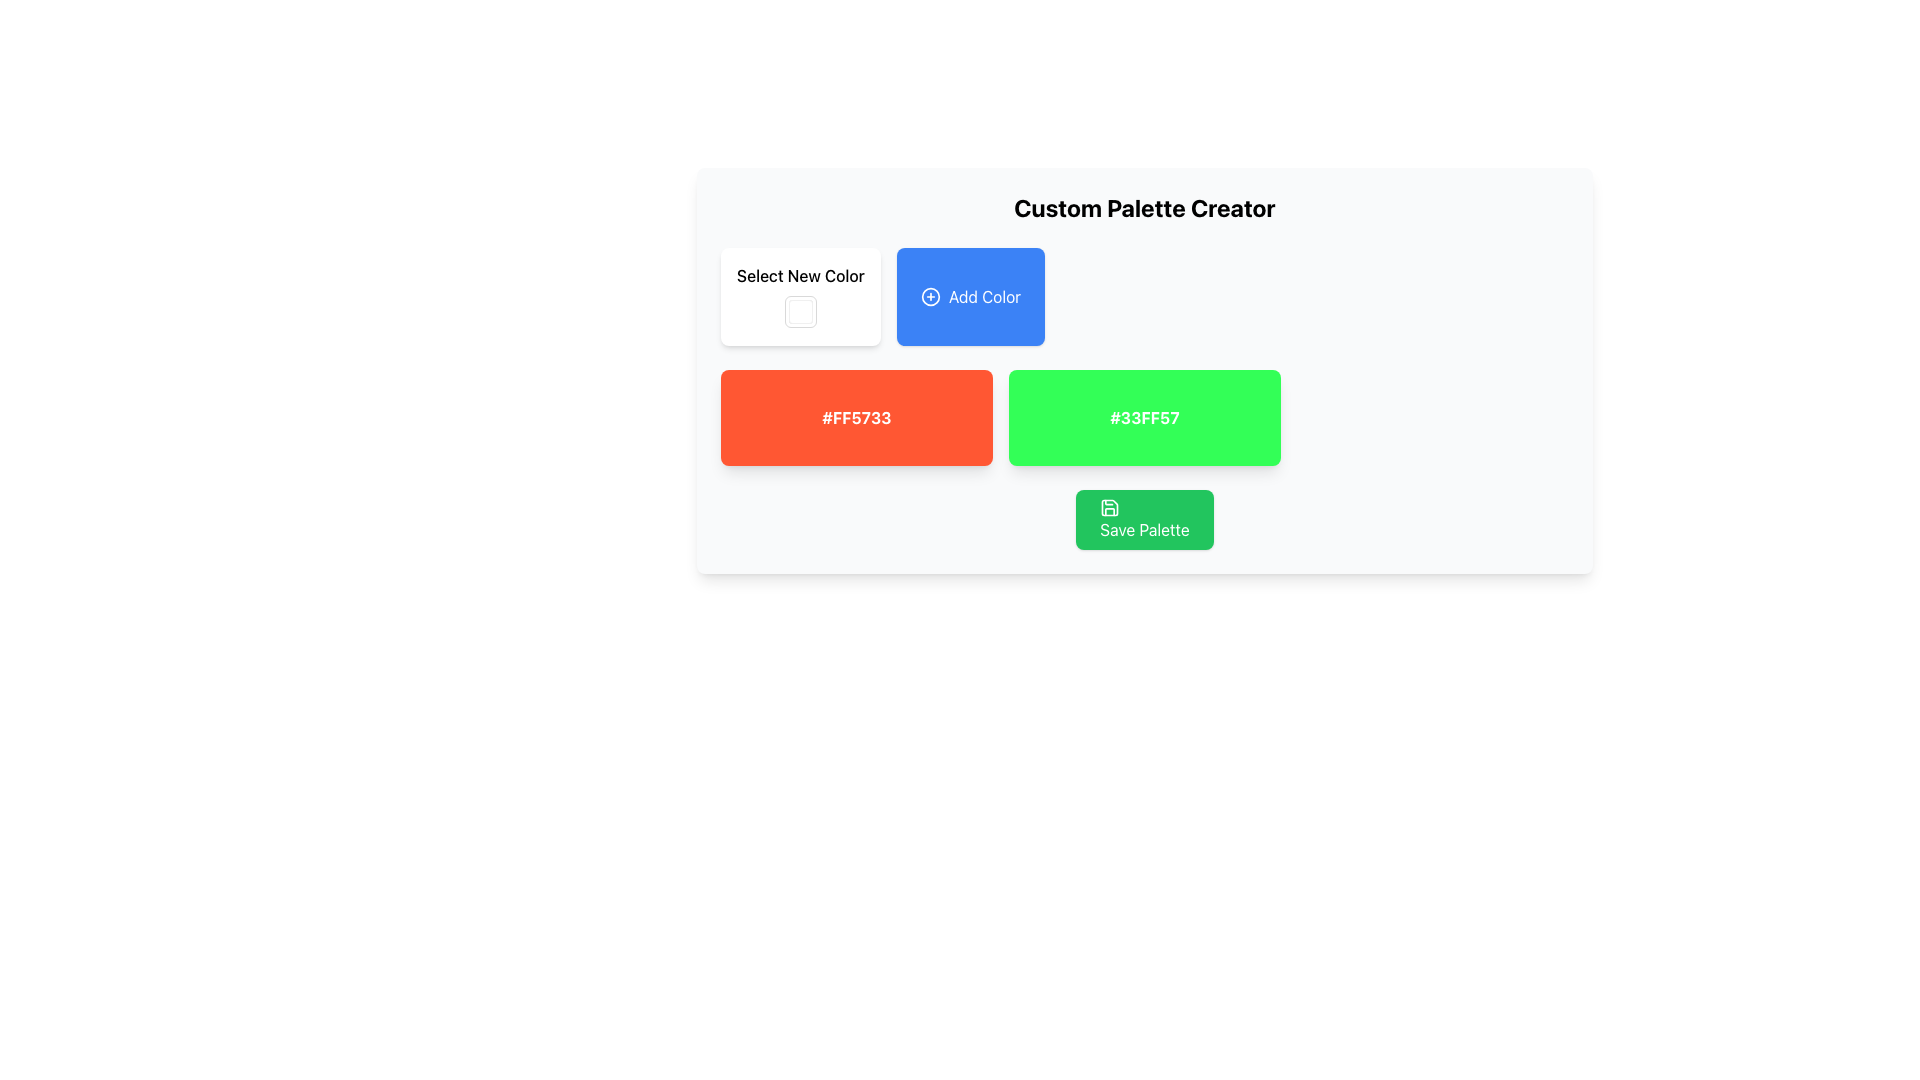 The height and width of the screenshot is (1080, 1920). I want to click on the 'Save Palette' button, which is a green rectangular button representing the saving functionality in the 'Custom Palette Creator' interface, so click(1109, 507).